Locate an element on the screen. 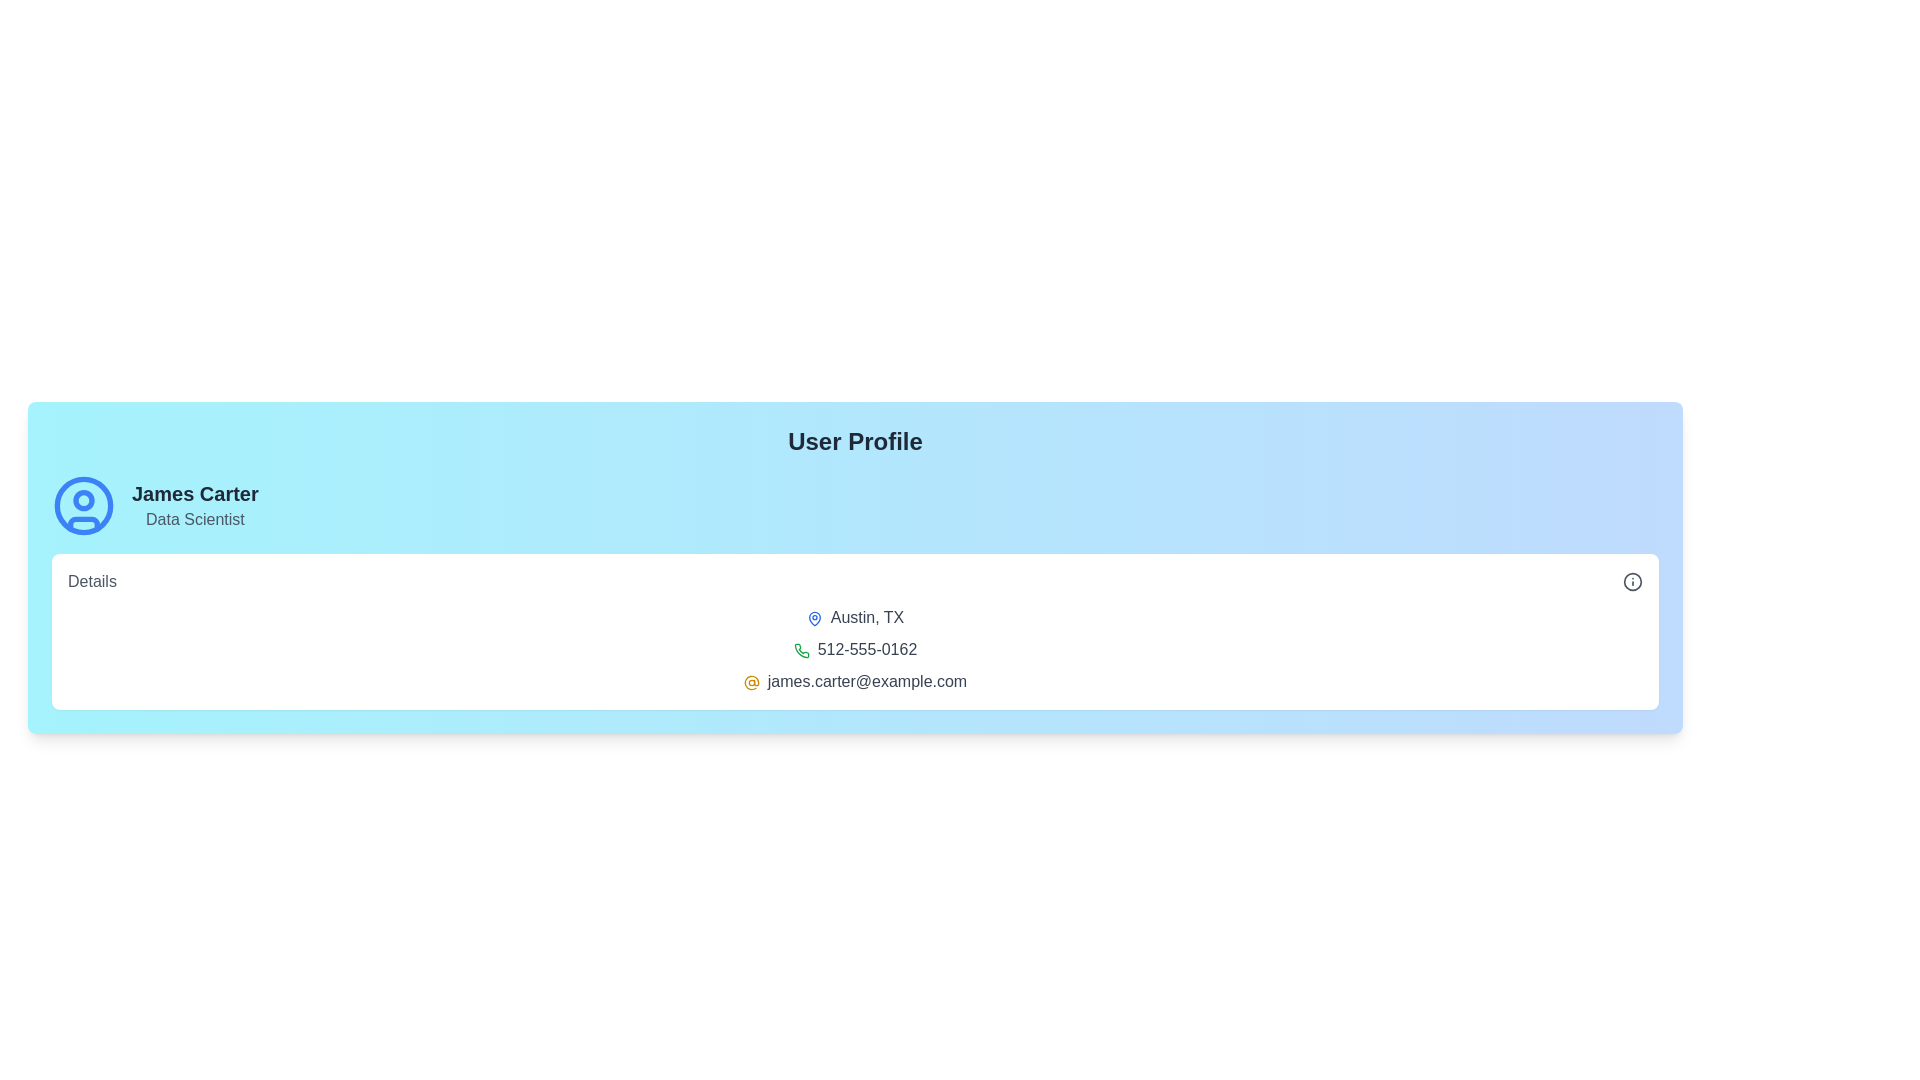 This screenshot has width=1920, height=1080. the blue vector map pin icon located to the left of the text 'Austin, TX' in the 'Details' section is located at coordinates (814, 617).